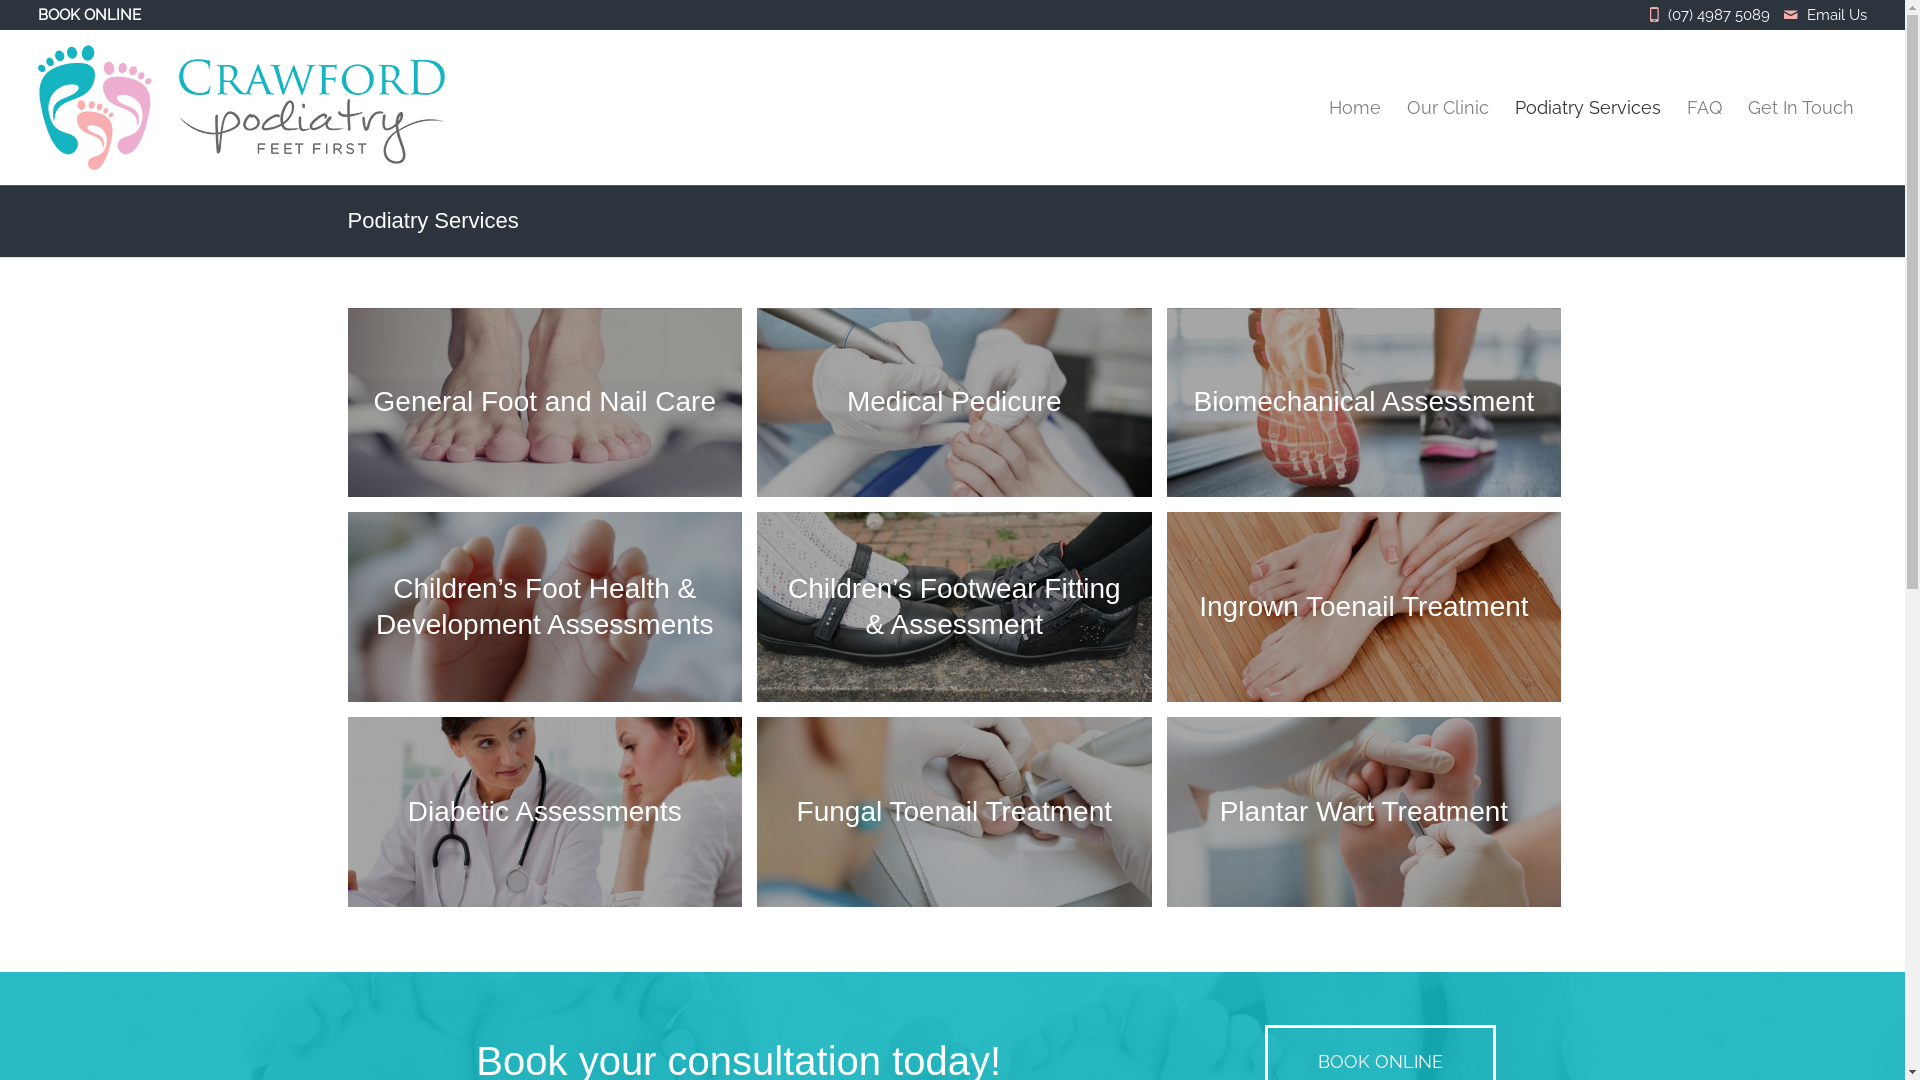 This screenshot has width=1920, height=1080. Describe the element at coordinates (552, 409) in the screenshot. I see `'General Foot and Nail Care'` at that location.